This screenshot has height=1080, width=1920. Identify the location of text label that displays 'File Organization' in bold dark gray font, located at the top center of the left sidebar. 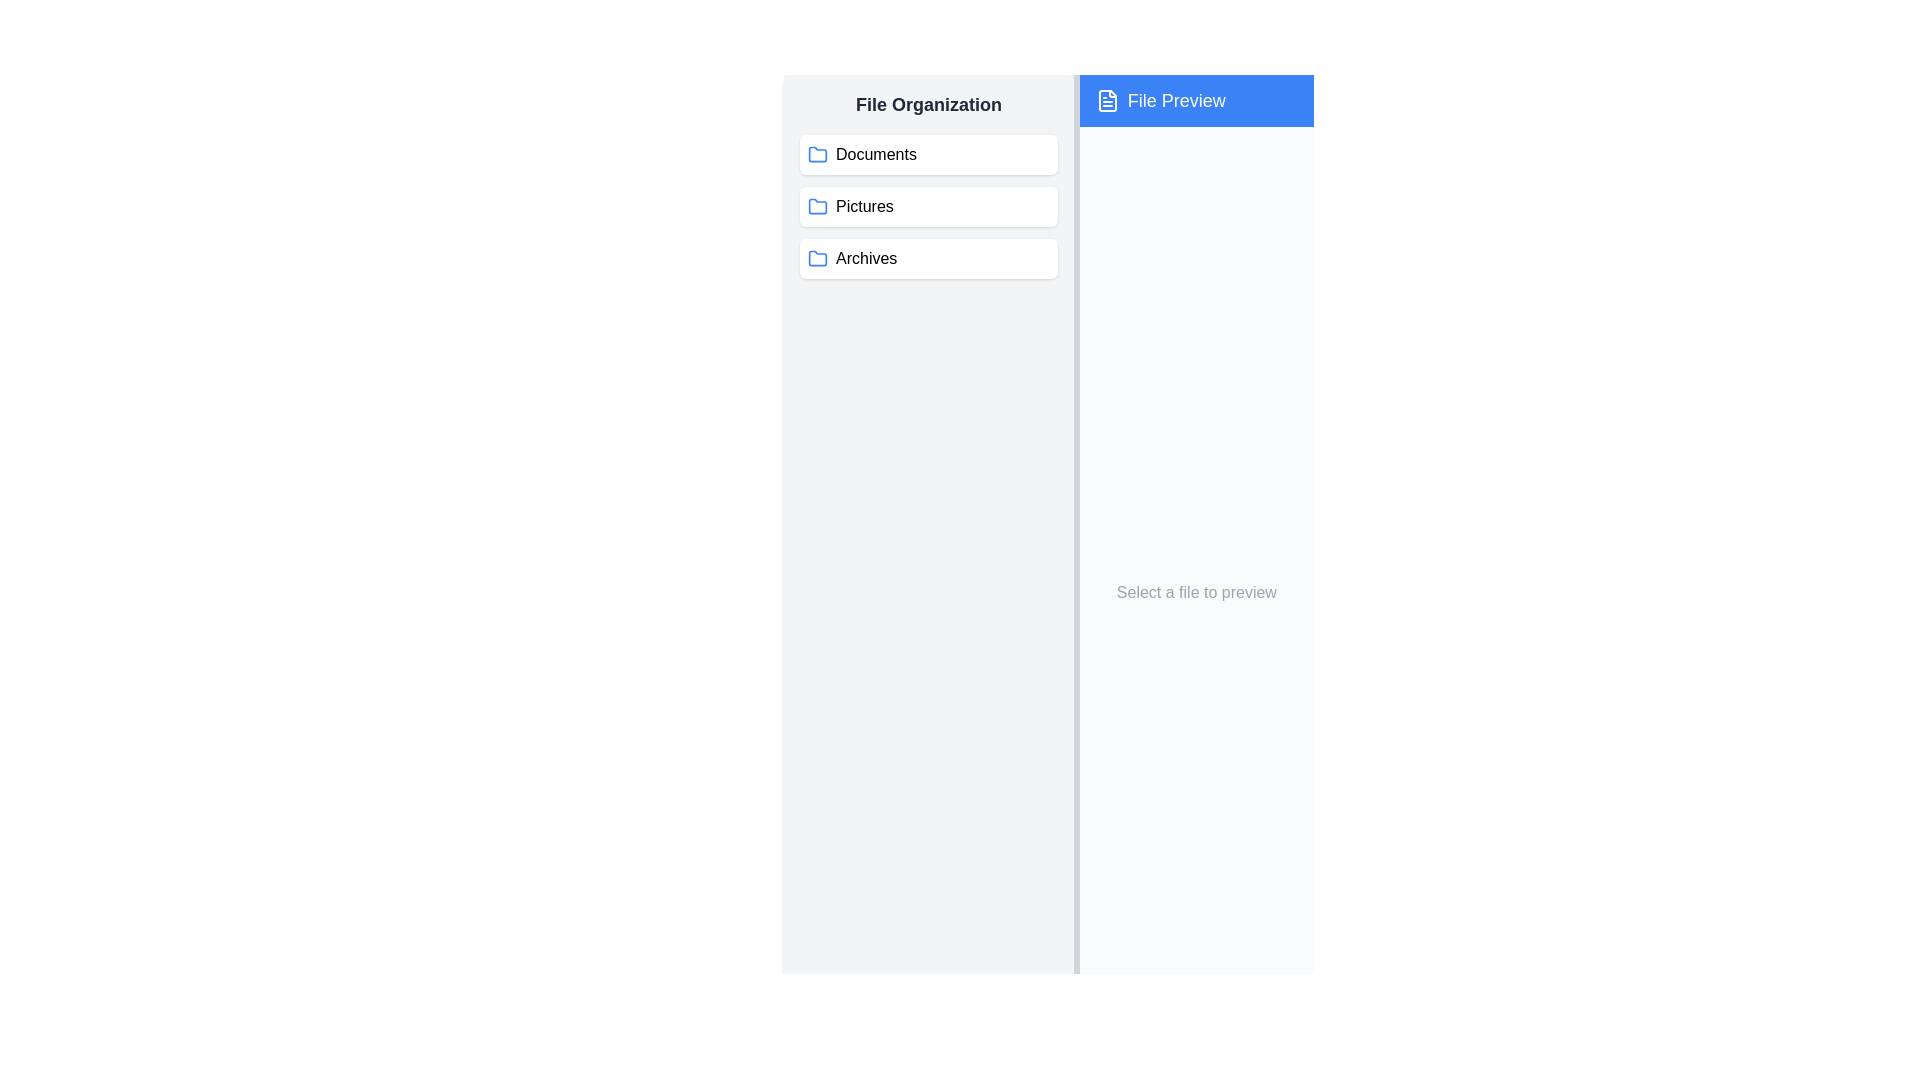
(928, 104).